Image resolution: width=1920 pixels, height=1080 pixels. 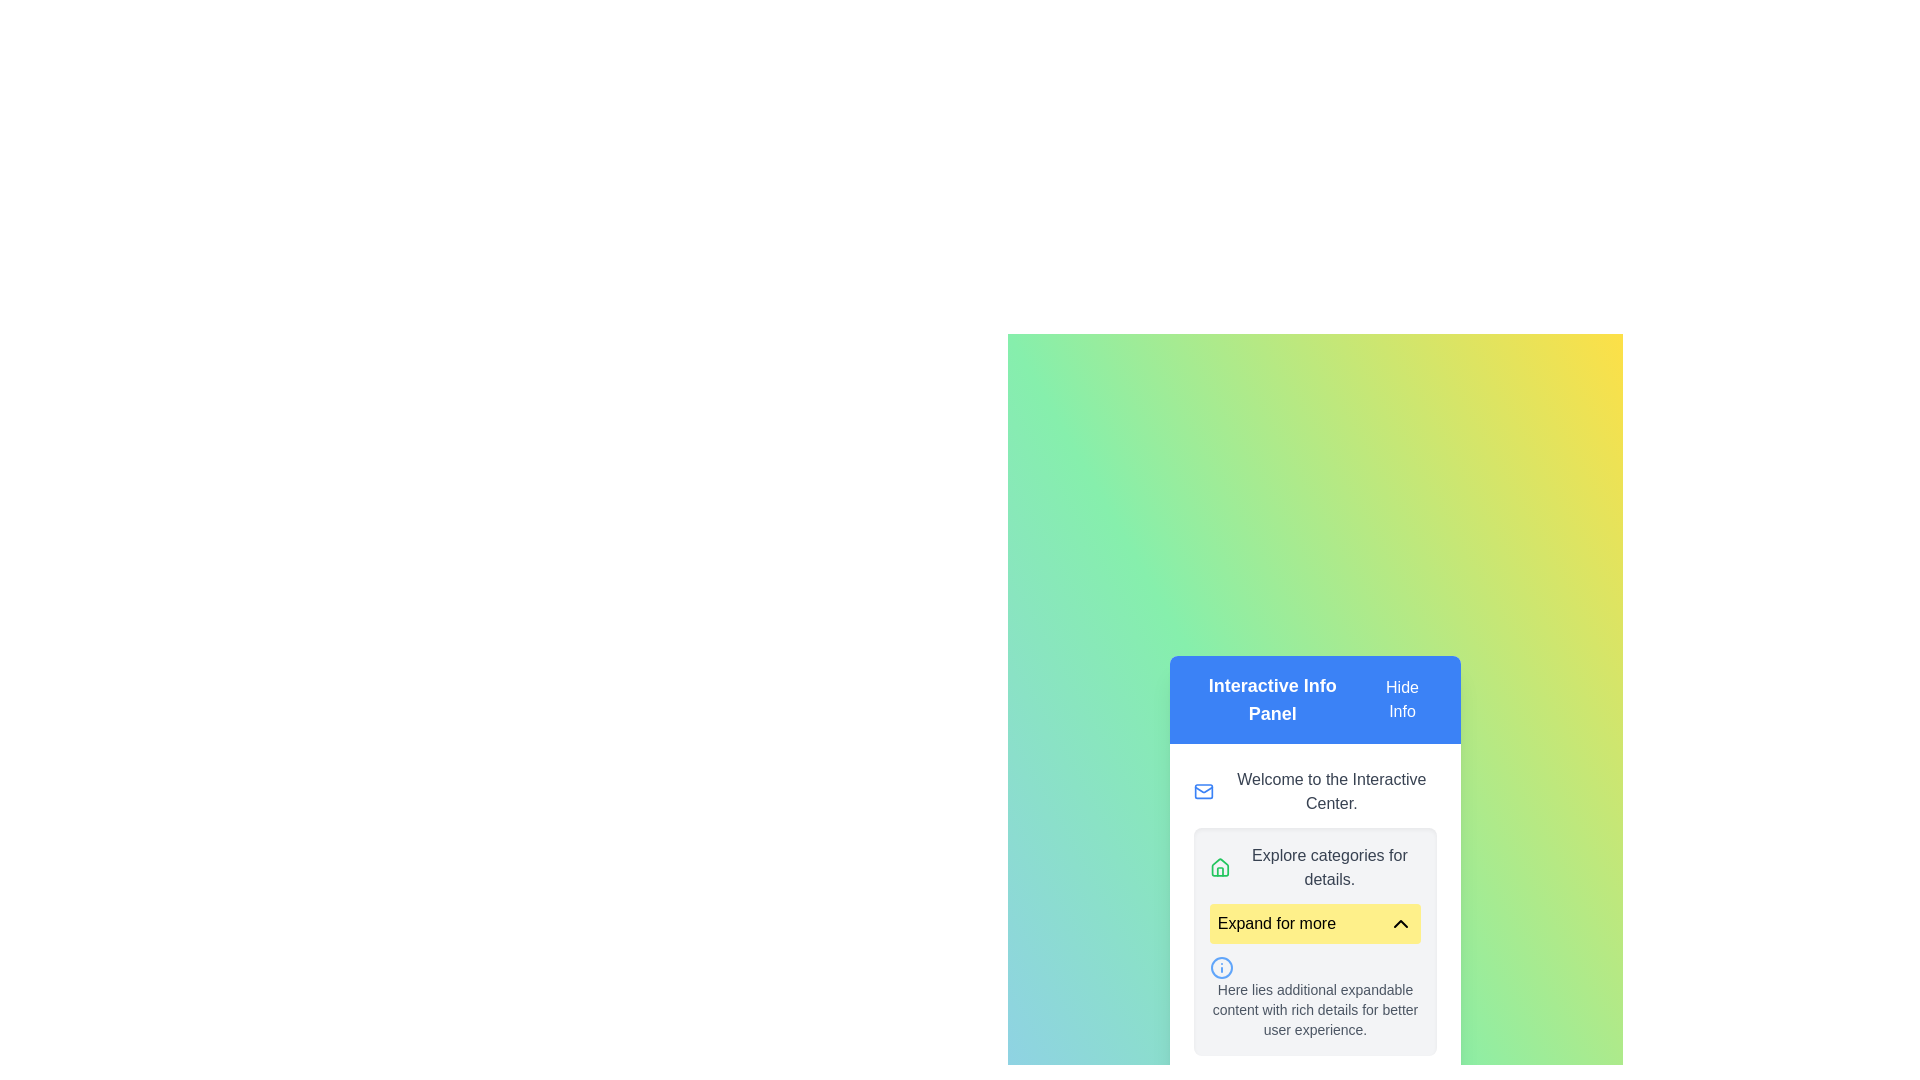 I want to click on the upward-pointing chevron icon, which is located at the right end of the yellow-highlighted bar labeled 'Expand for more', so click(x=1400, y=924).